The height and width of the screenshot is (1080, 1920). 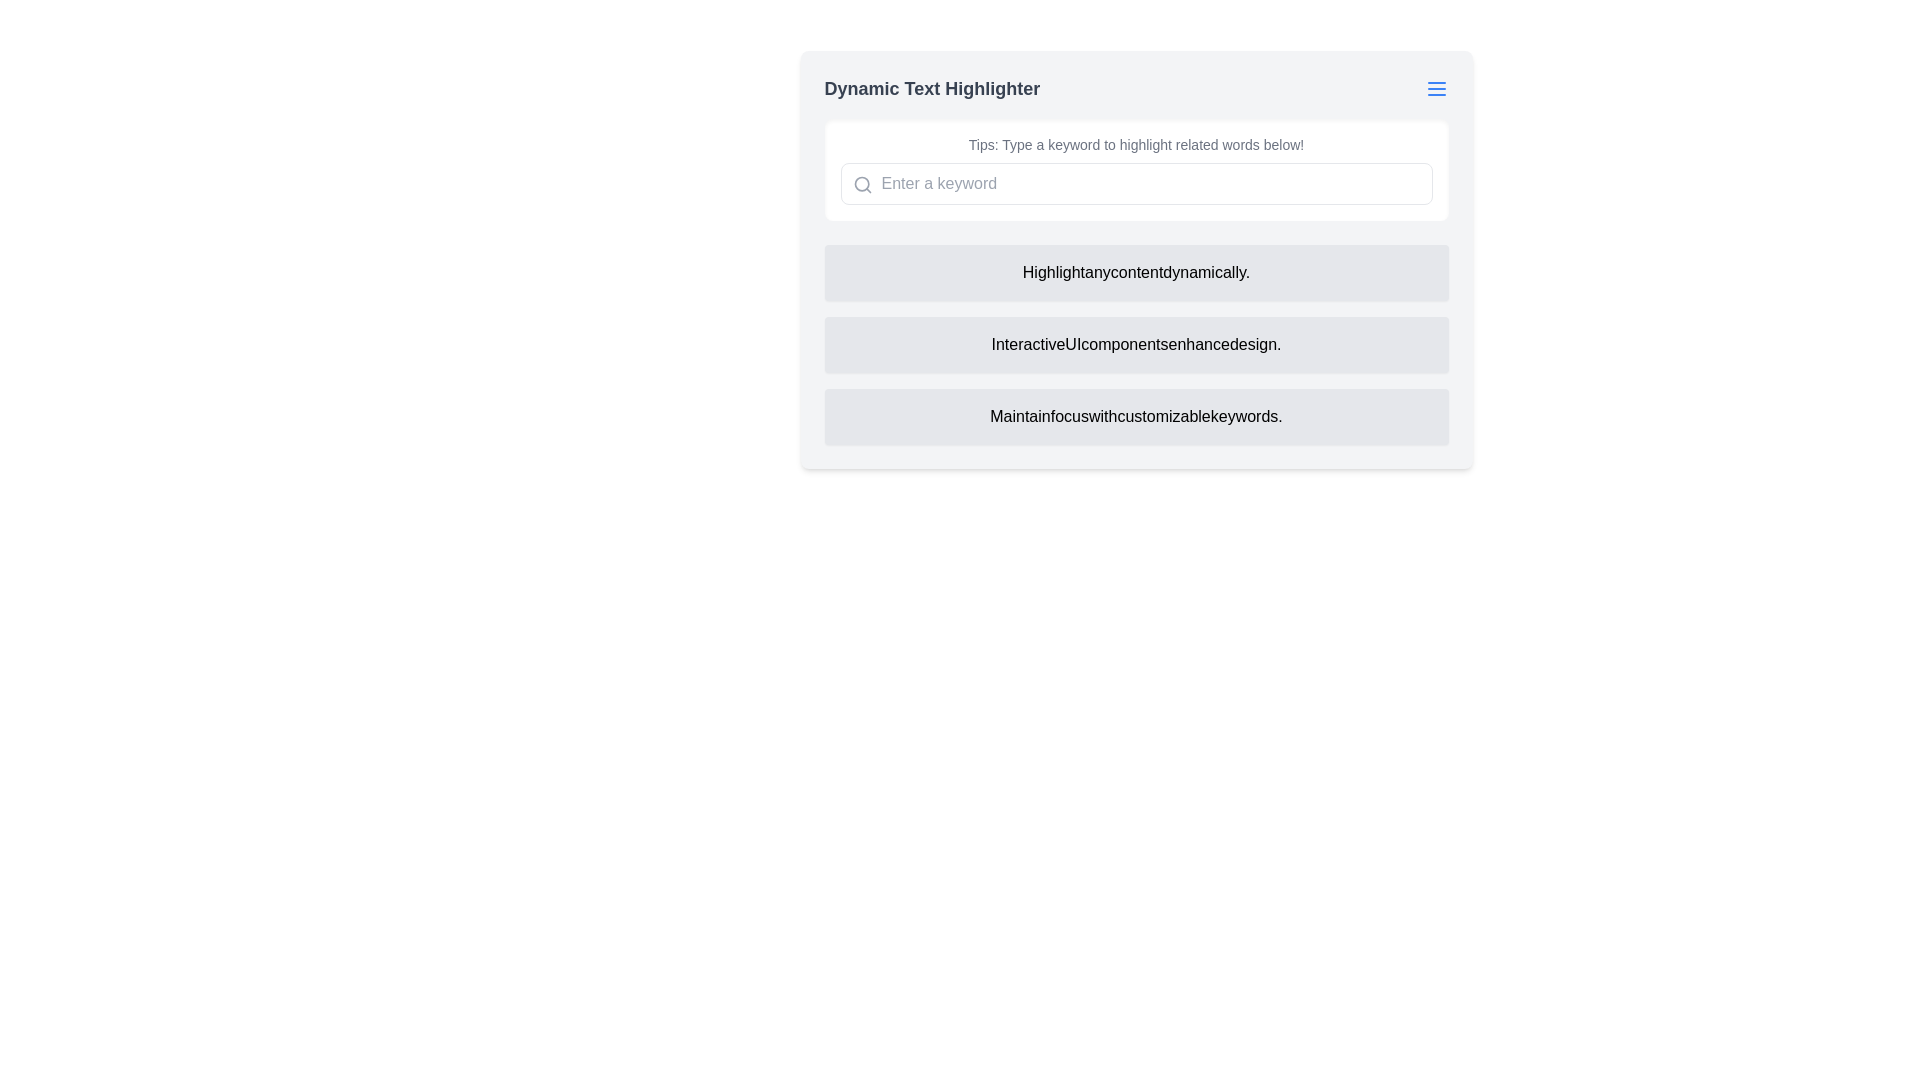 What do you see at coordinates (1136, 258) in the screenshot?
I see `the first Static info card within the 'Dynamic Text Highlighter' section, which serves as a static content display segment` at bounding box center [1136, 258].